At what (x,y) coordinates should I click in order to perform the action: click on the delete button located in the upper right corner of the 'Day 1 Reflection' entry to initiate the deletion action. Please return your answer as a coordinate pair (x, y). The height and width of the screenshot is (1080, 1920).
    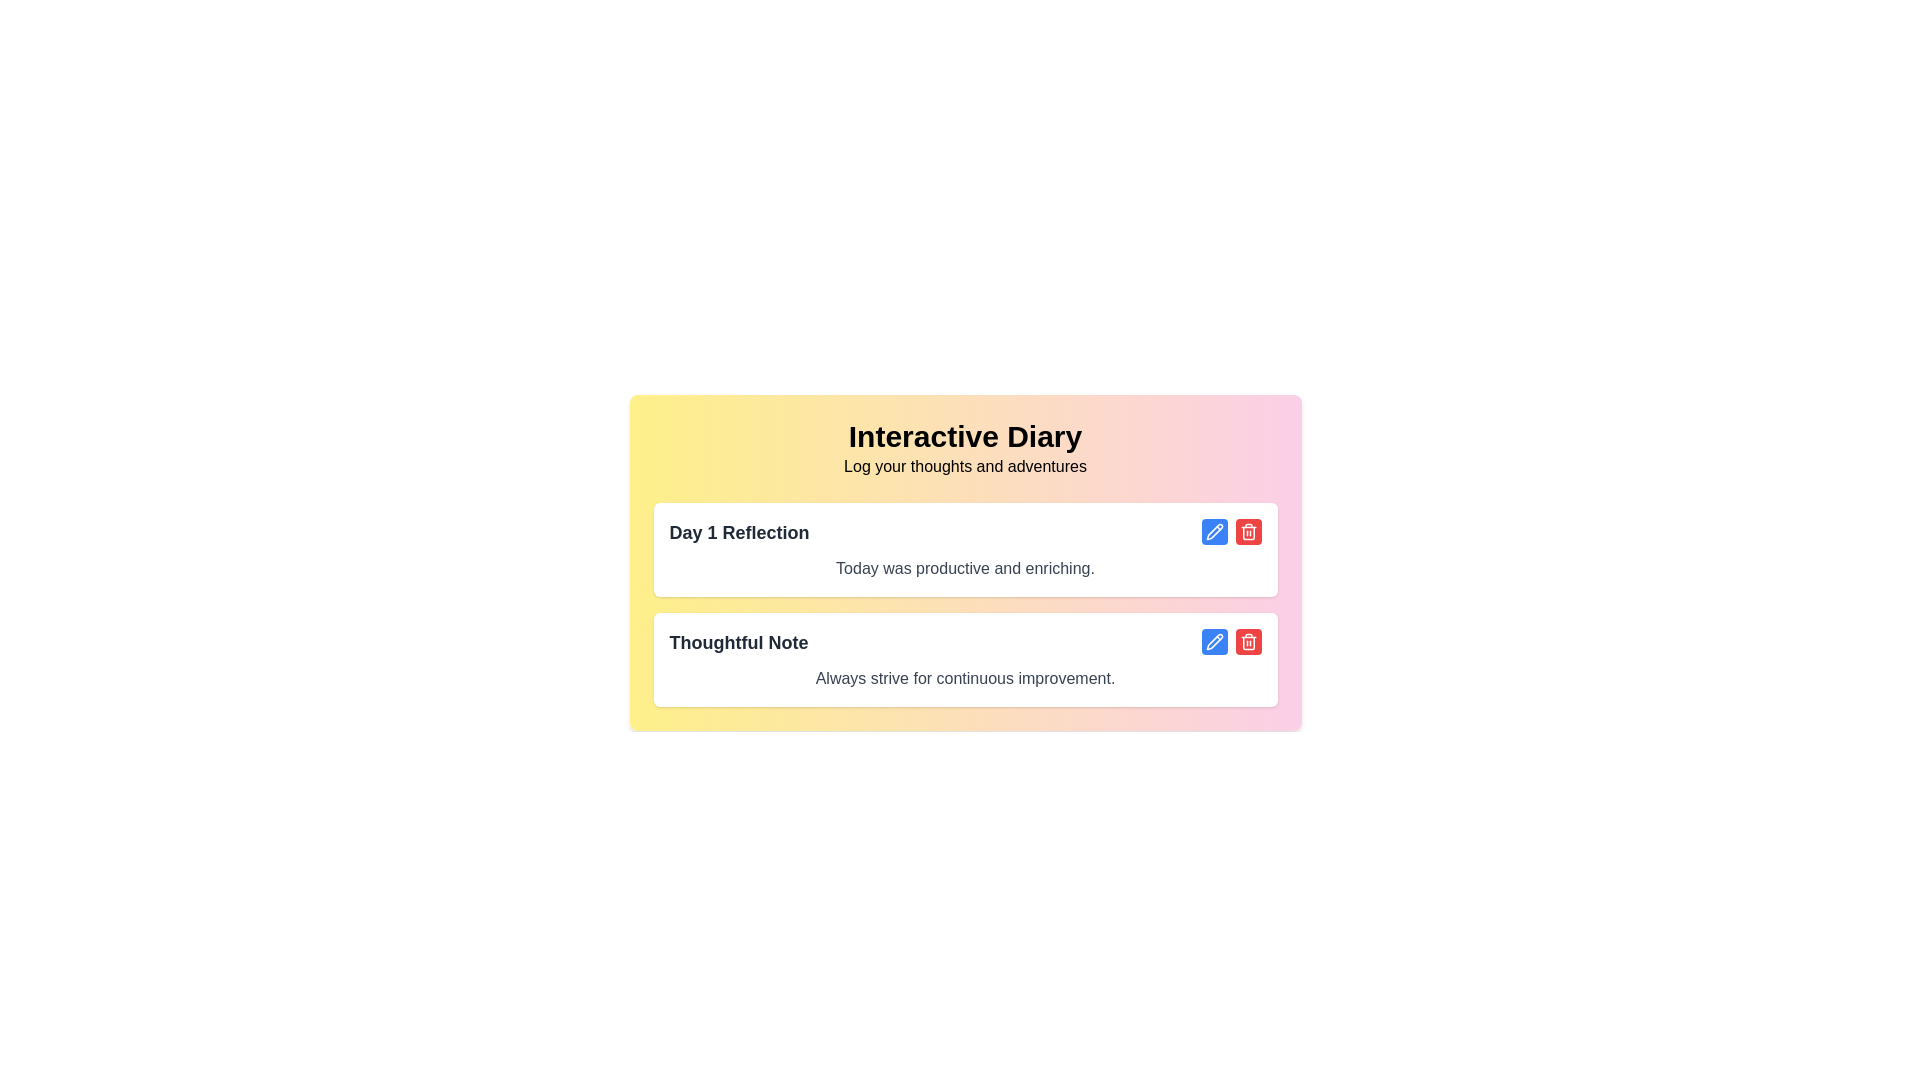
    Looking at the image, I should click on (1247, 531).